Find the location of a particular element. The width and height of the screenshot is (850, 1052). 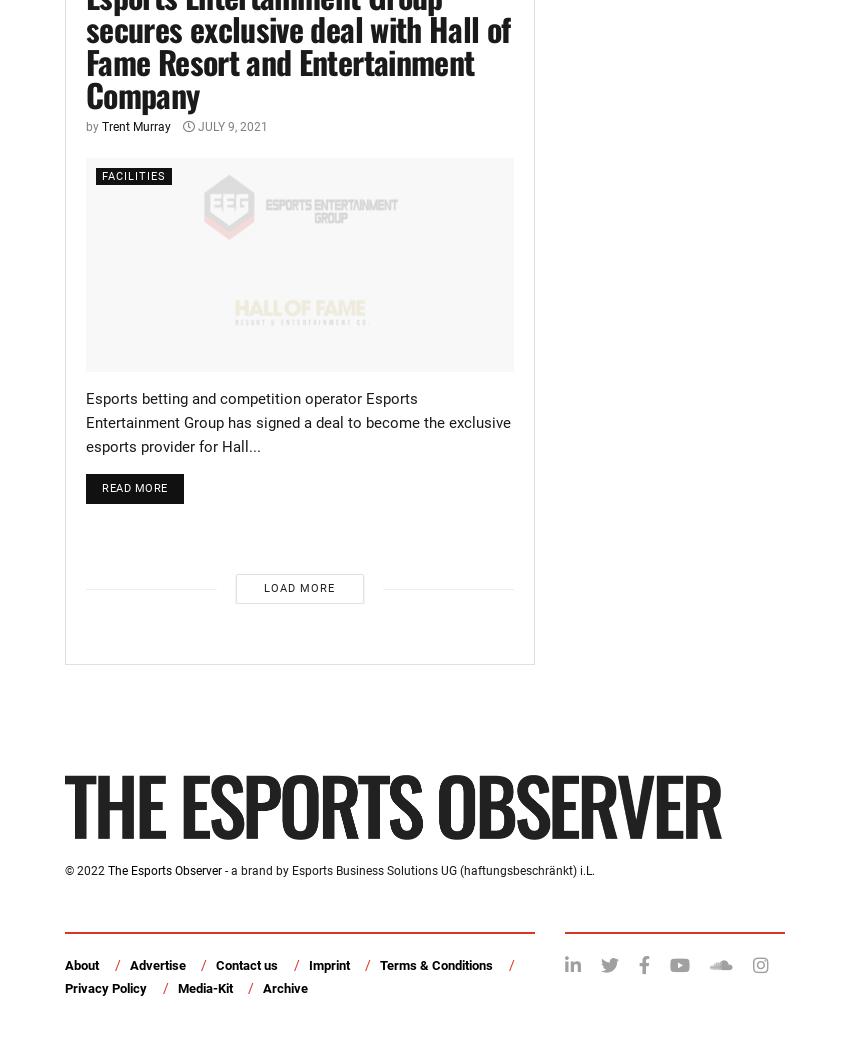

'The Esports Observer' is located at coordinates (164, 869).